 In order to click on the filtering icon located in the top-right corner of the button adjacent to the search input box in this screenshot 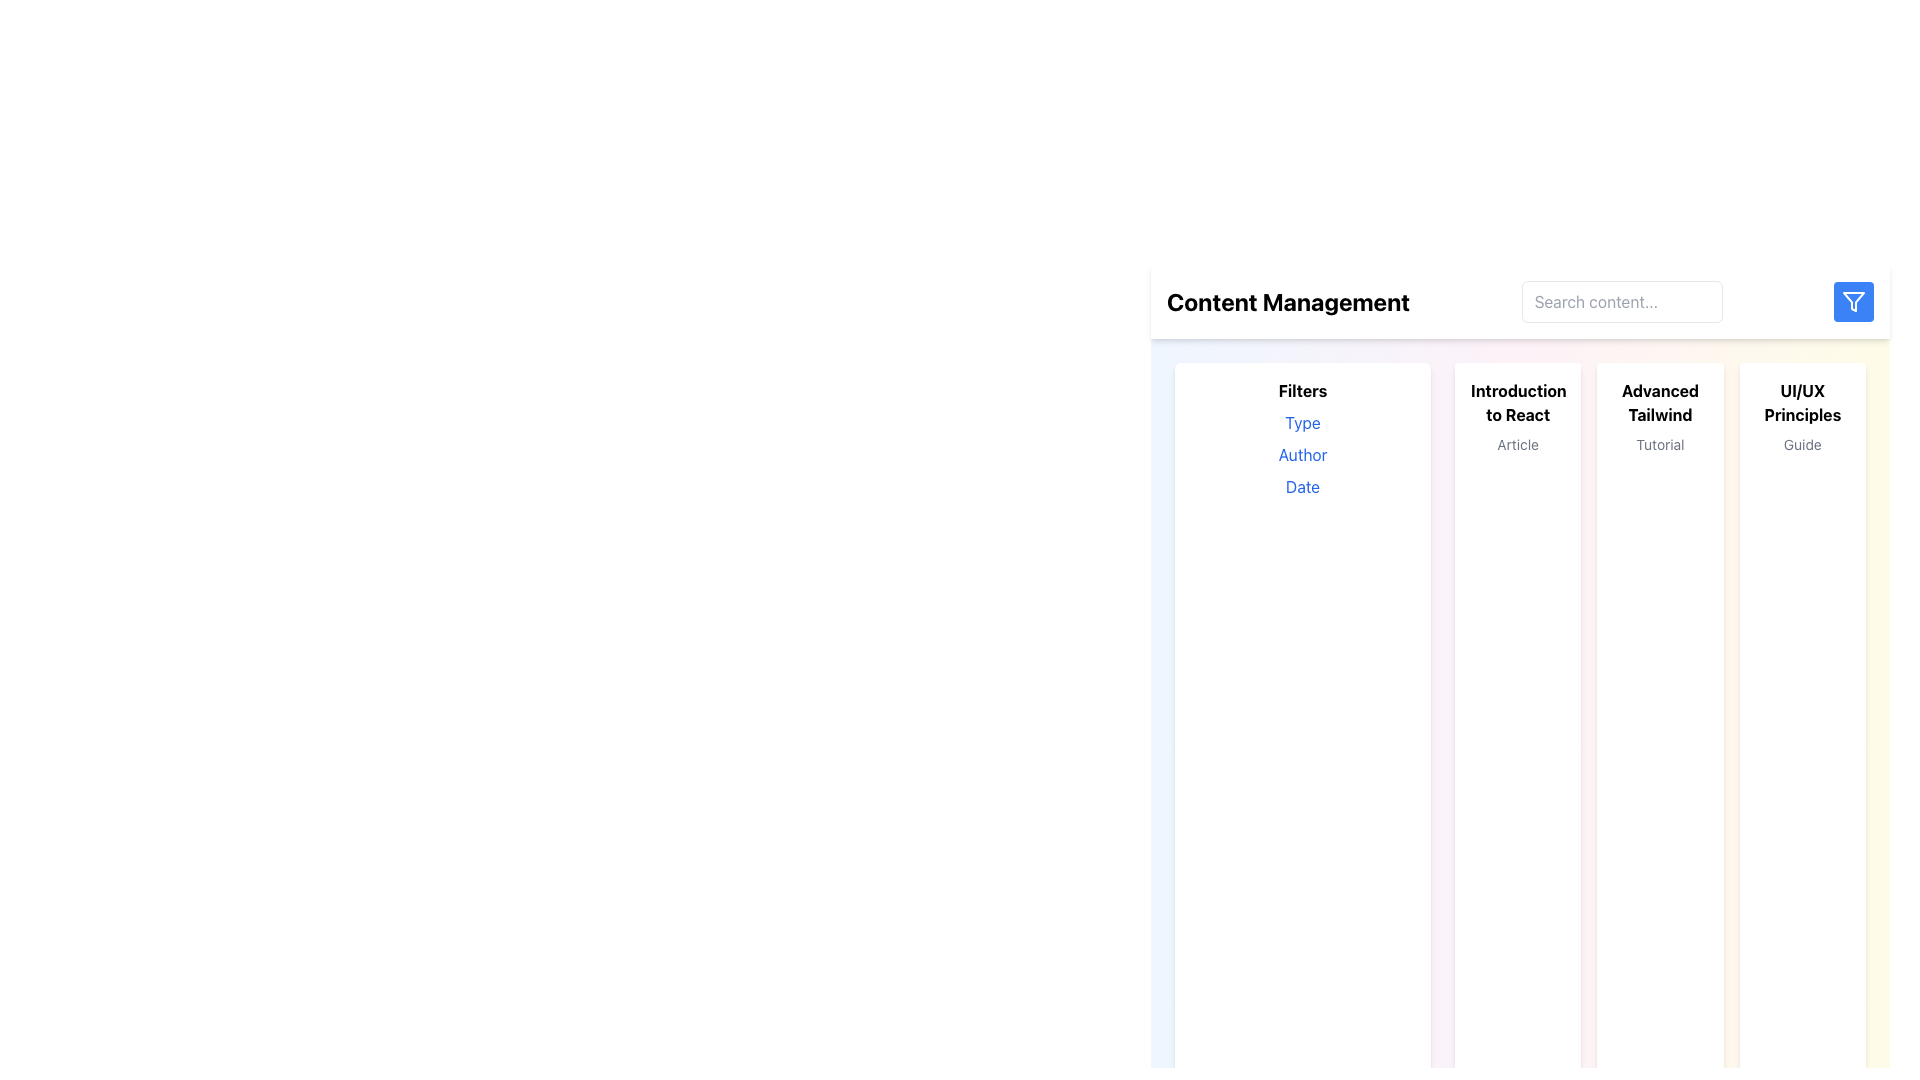, I will do `click(1852, 301)`.